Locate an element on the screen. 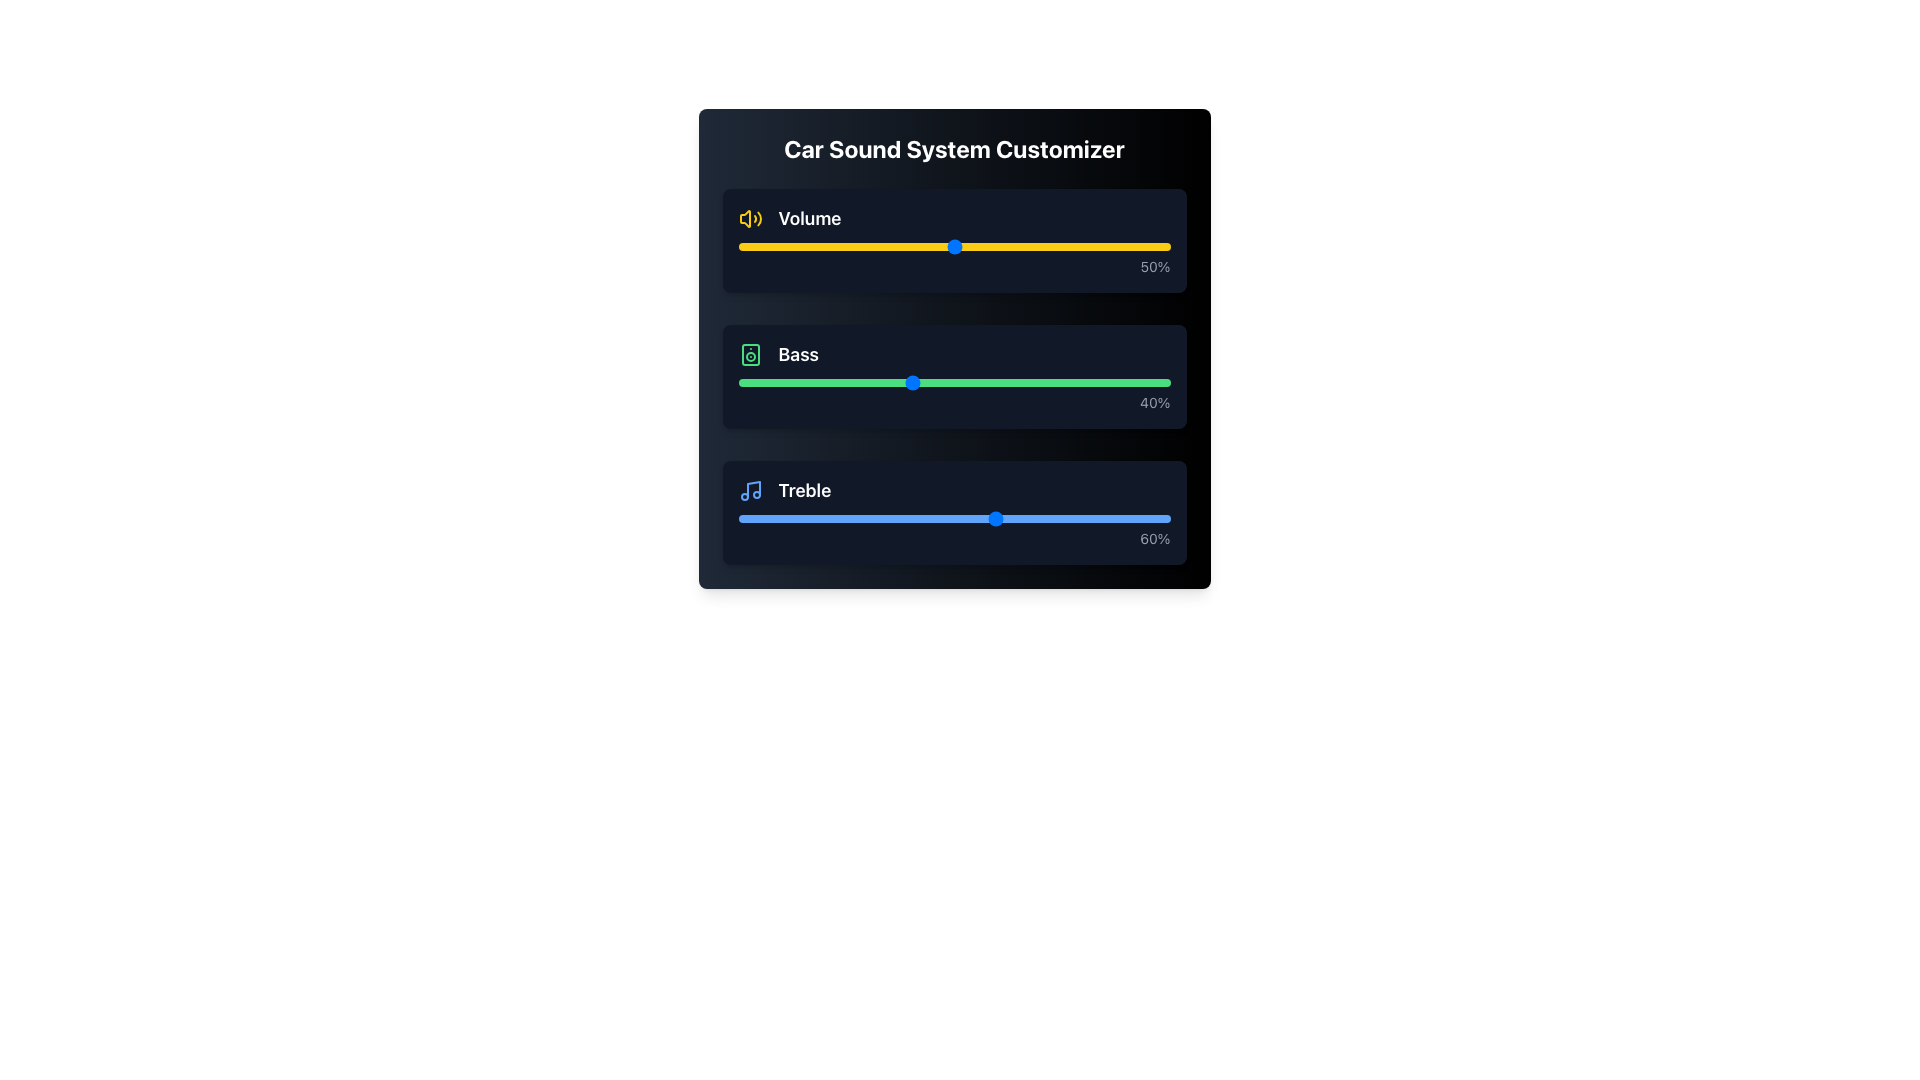  the yellow speaker icon with sound waves that is positioned to the left of the 'Volume' label in the settings interface is located at coordinates (749, 219).